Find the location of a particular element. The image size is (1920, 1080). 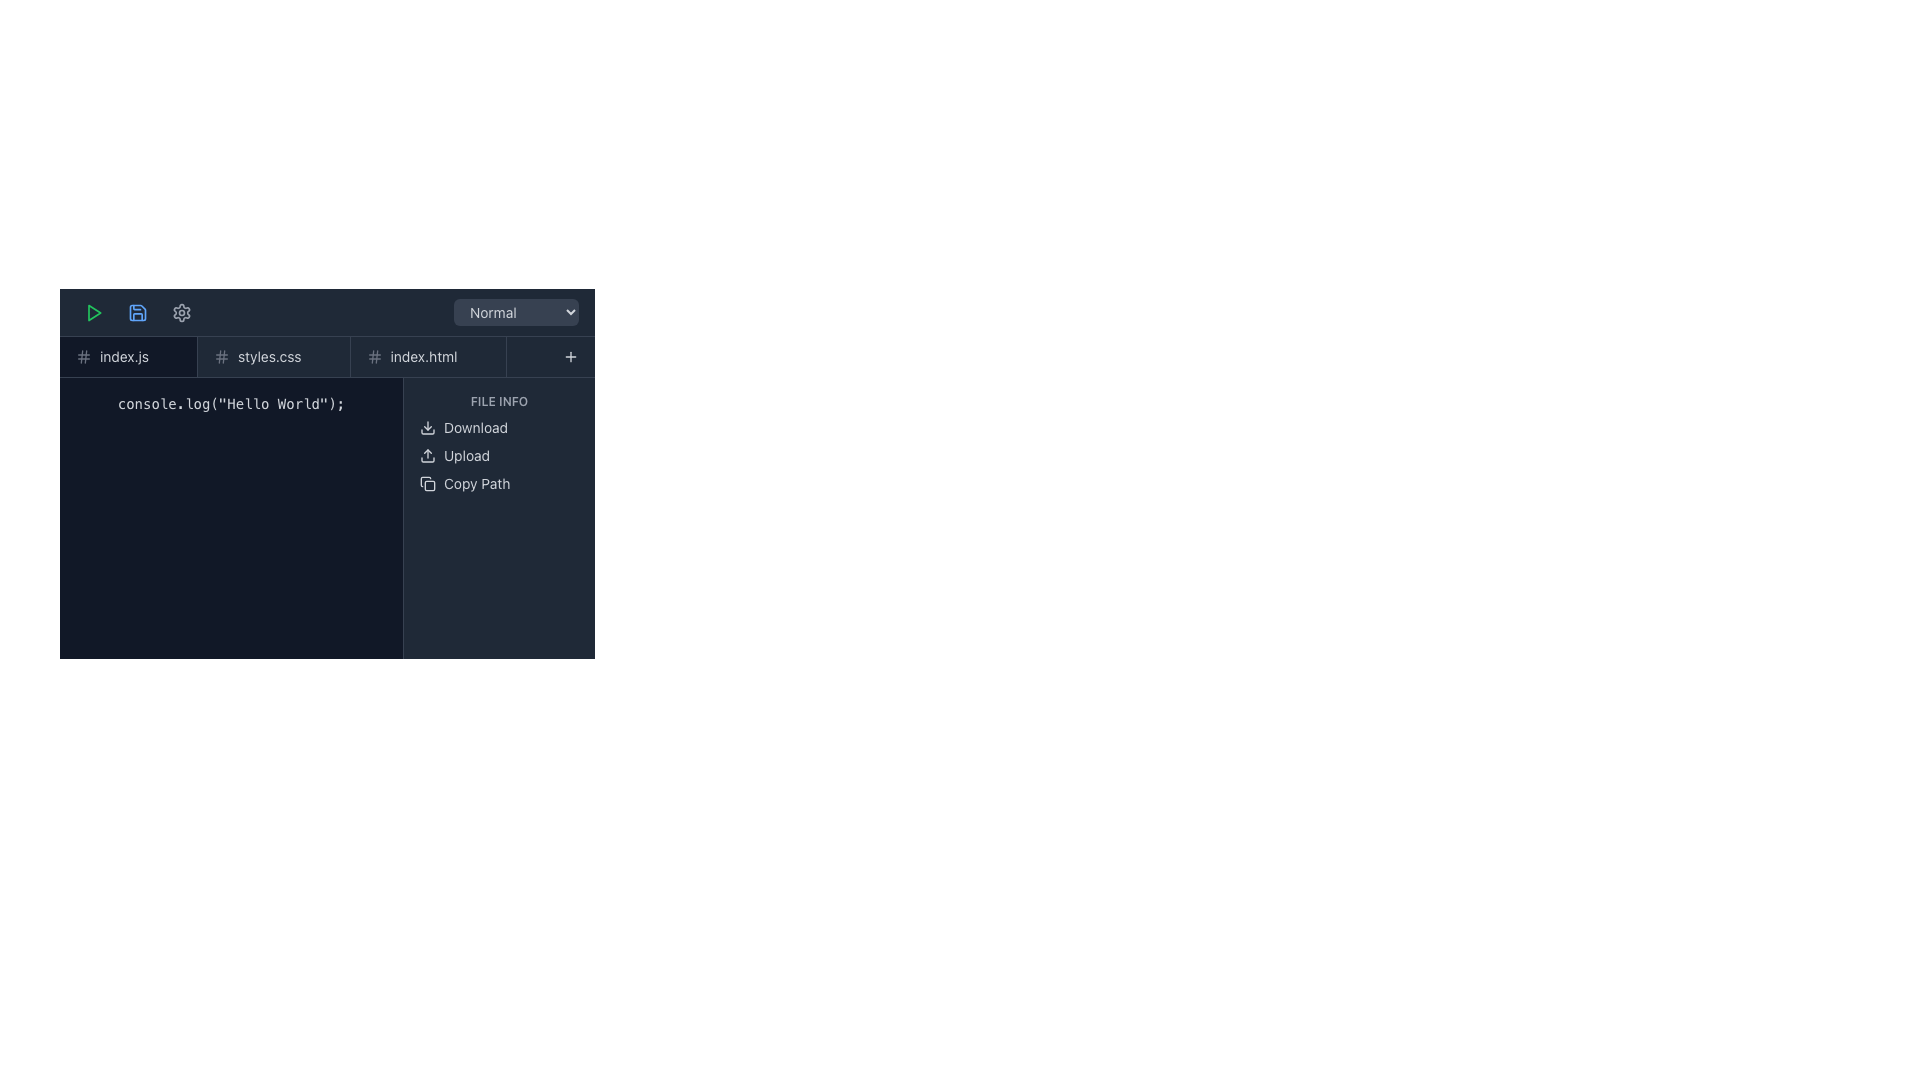

the 'index.js' tab item which has a dark background and a light text label, positioned as the leftmost tab is located at coordinates (128, 356).